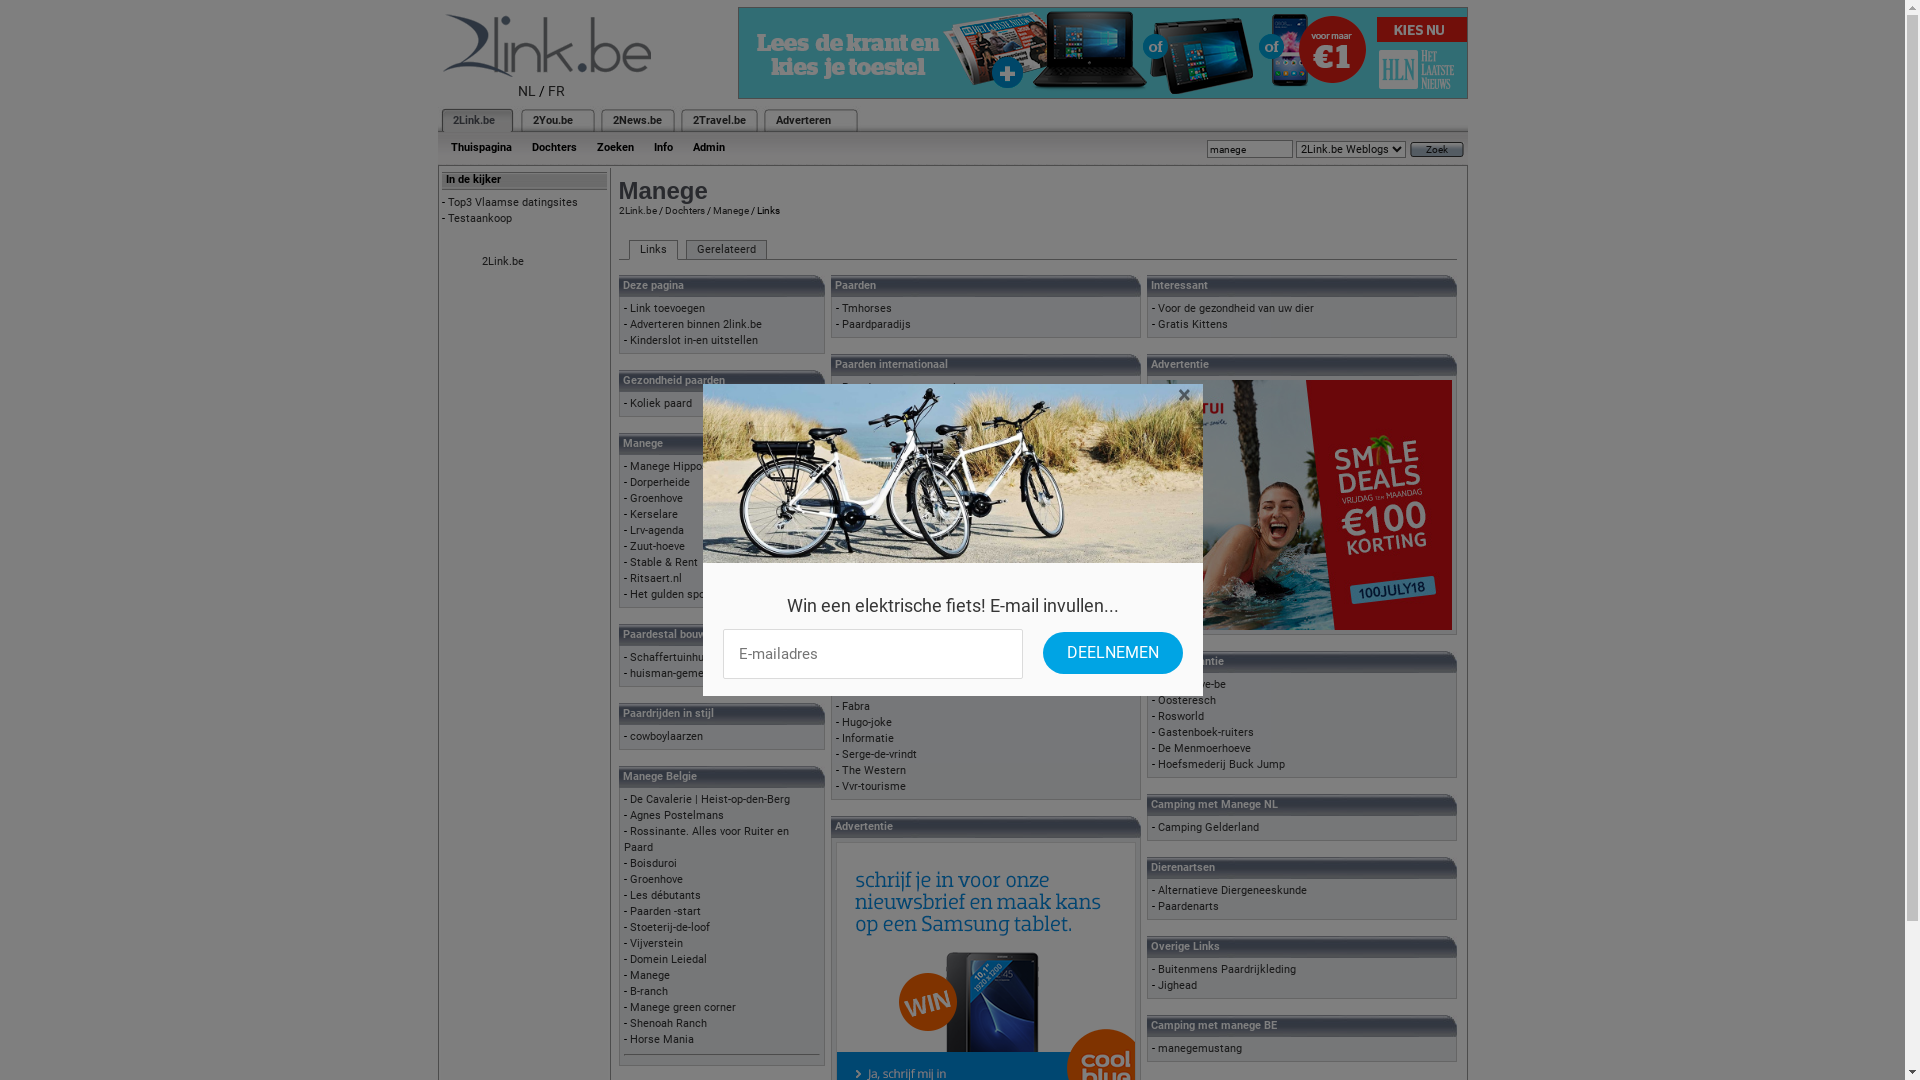 Image resolution: width=1920 pixels, height=1080 pixels. Describe the element at coordinates (627, 249) in the screenshot. I see `'Links'` at that location.